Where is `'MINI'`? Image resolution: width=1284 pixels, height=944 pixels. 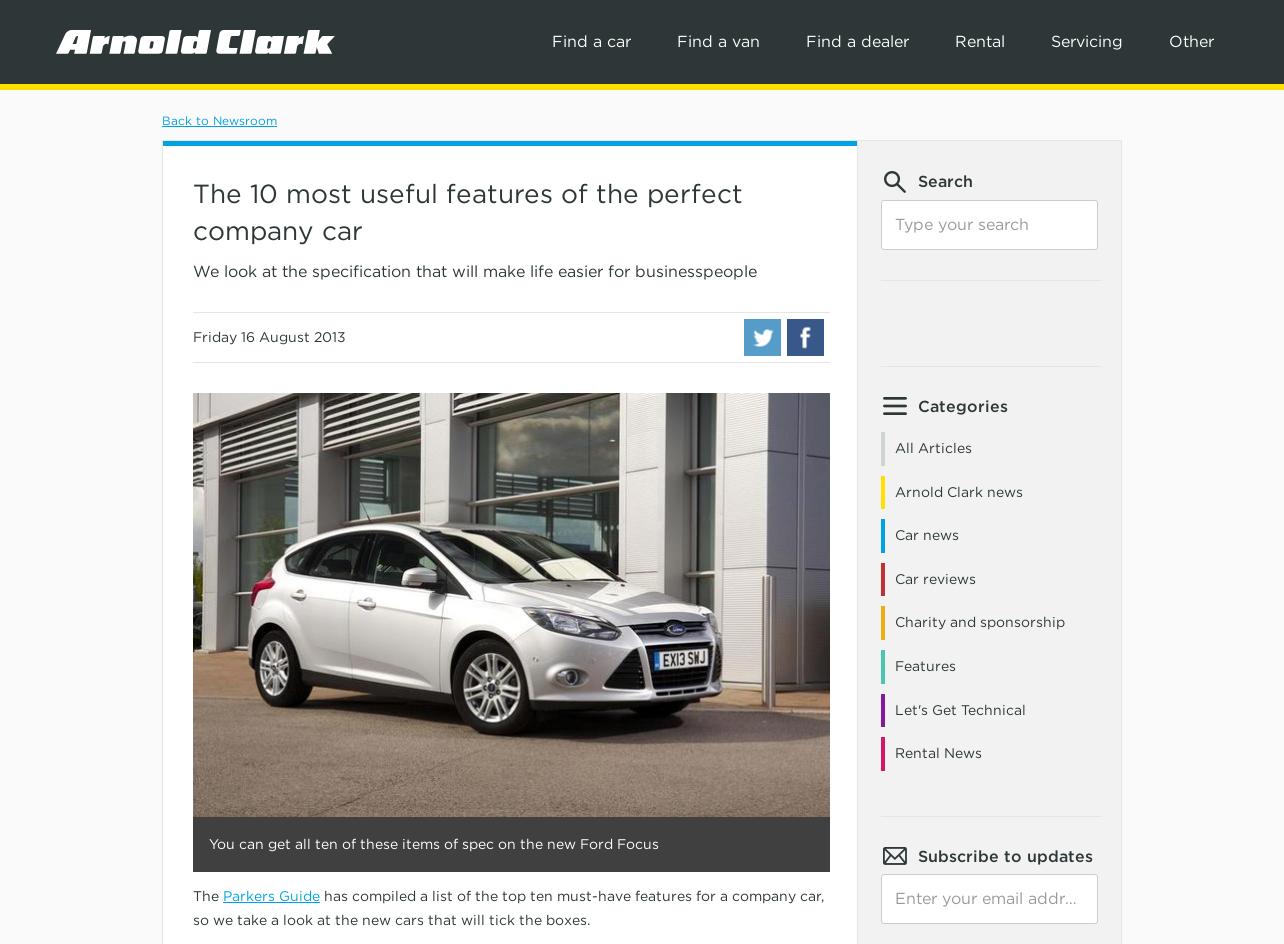 'MINI' is located at coordinates (499, 457).